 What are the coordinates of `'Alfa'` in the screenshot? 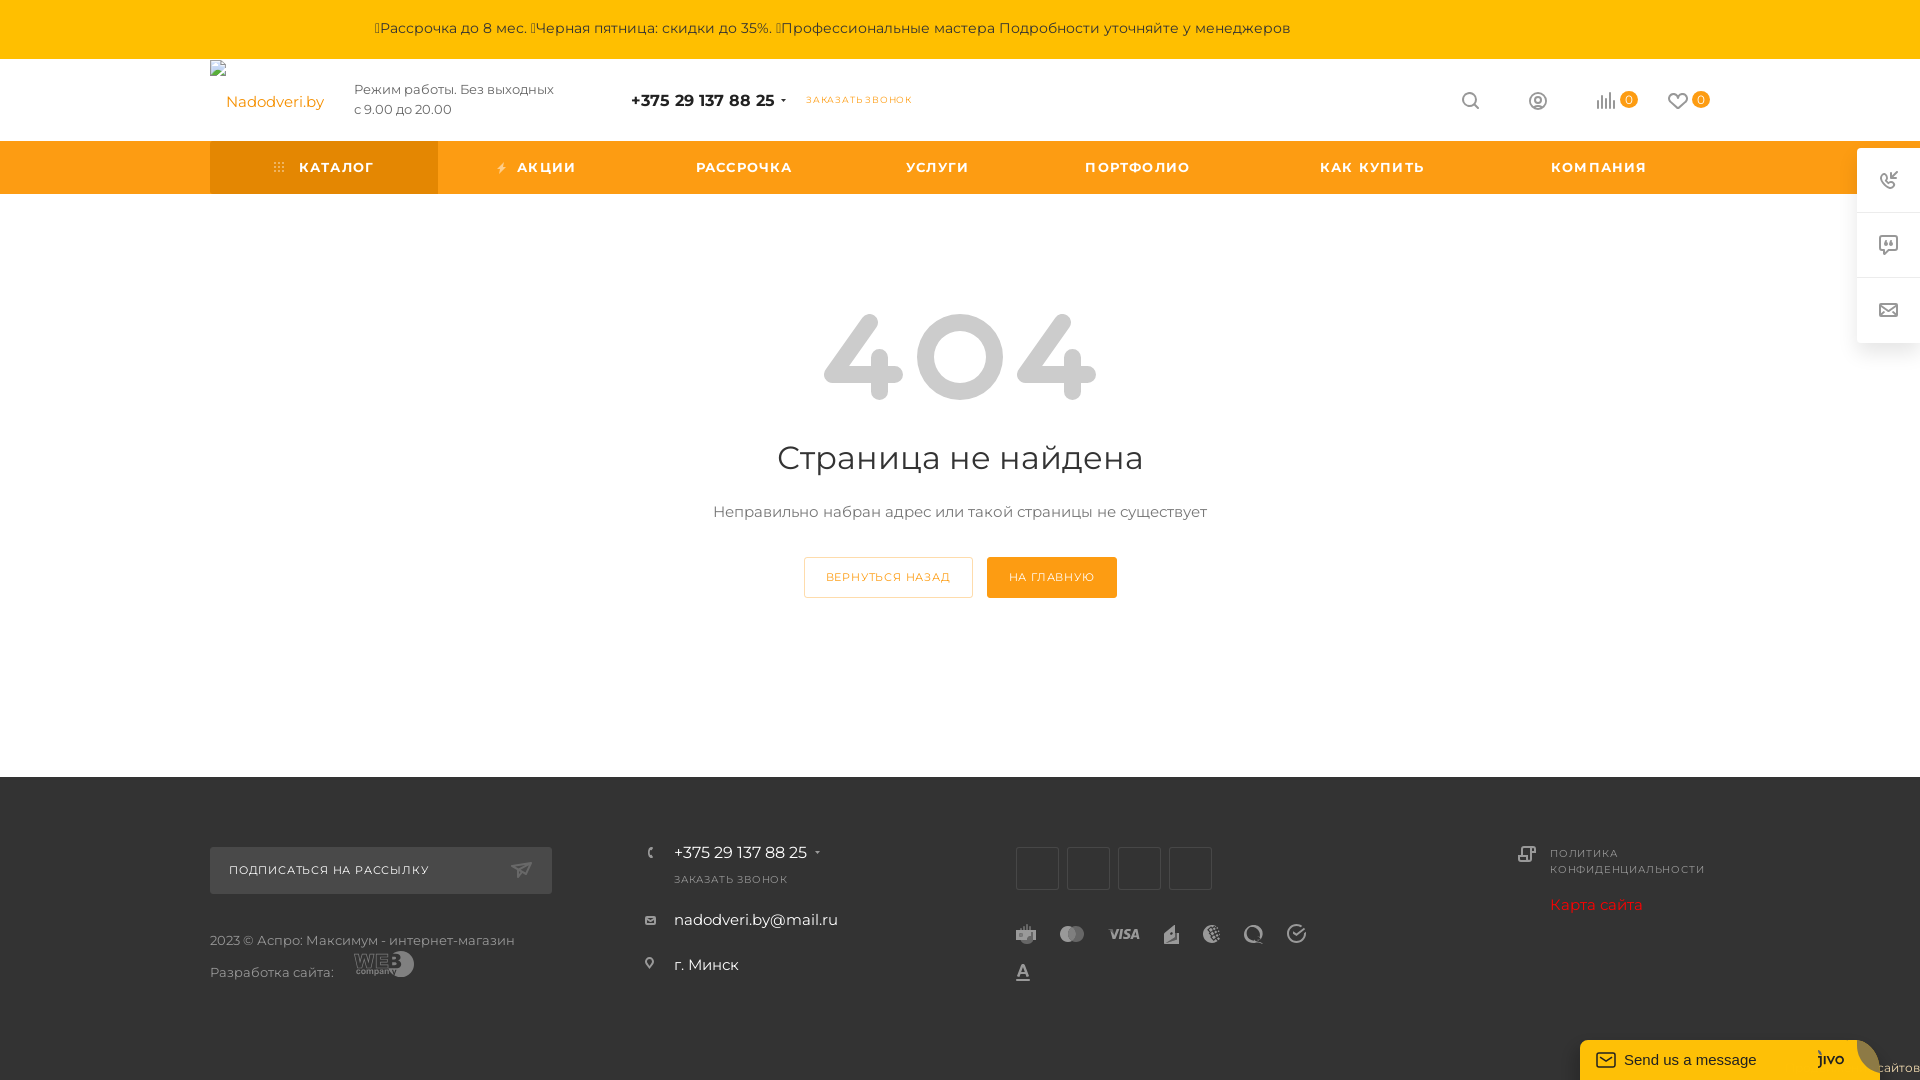 It's located at (1022, 970).